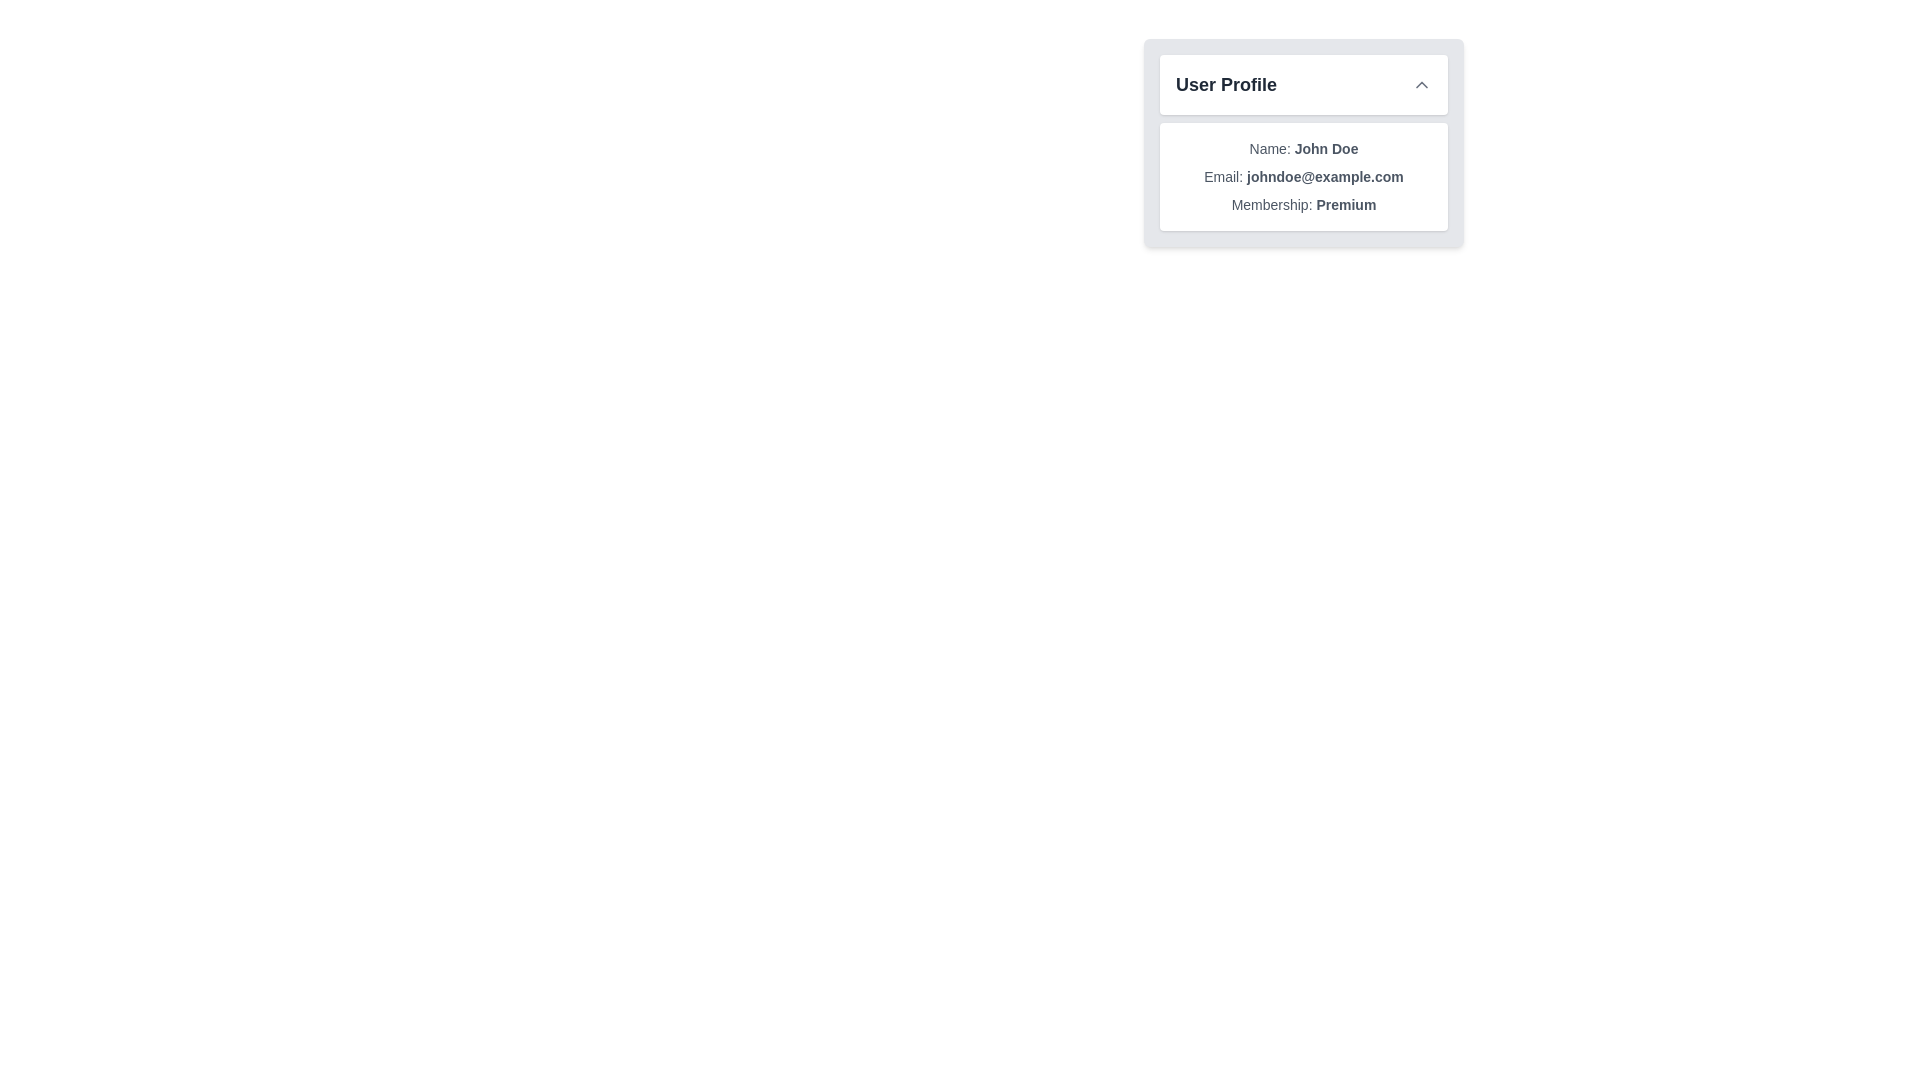 The height and width of the screenshot is (1080, 1920). I want to click on the text label displaying the name 'John Doe' in the user profile summary, which is positioned above the email and membership information, so click(1304, 148).